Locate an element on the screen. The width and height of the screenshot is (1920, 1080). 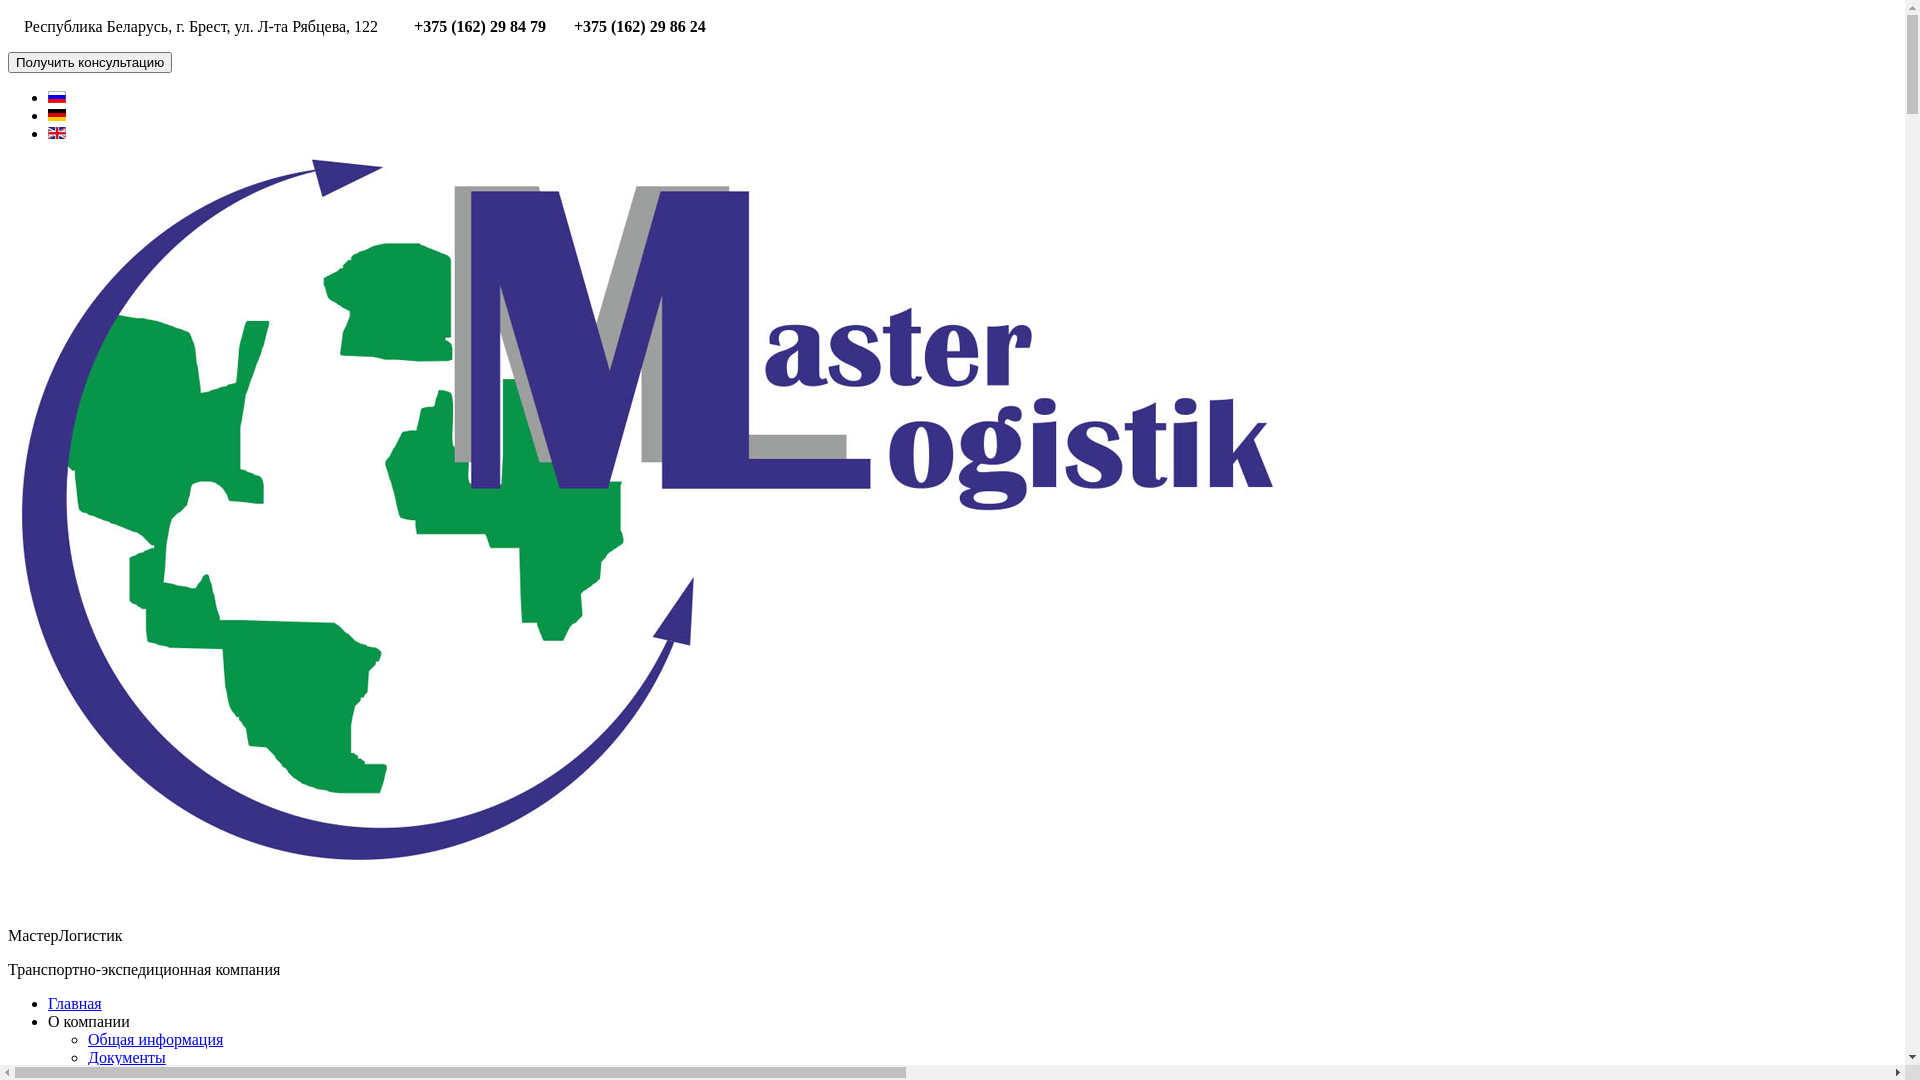
'Deutsch (Deutschland)' is located at coordinates (57, 115).